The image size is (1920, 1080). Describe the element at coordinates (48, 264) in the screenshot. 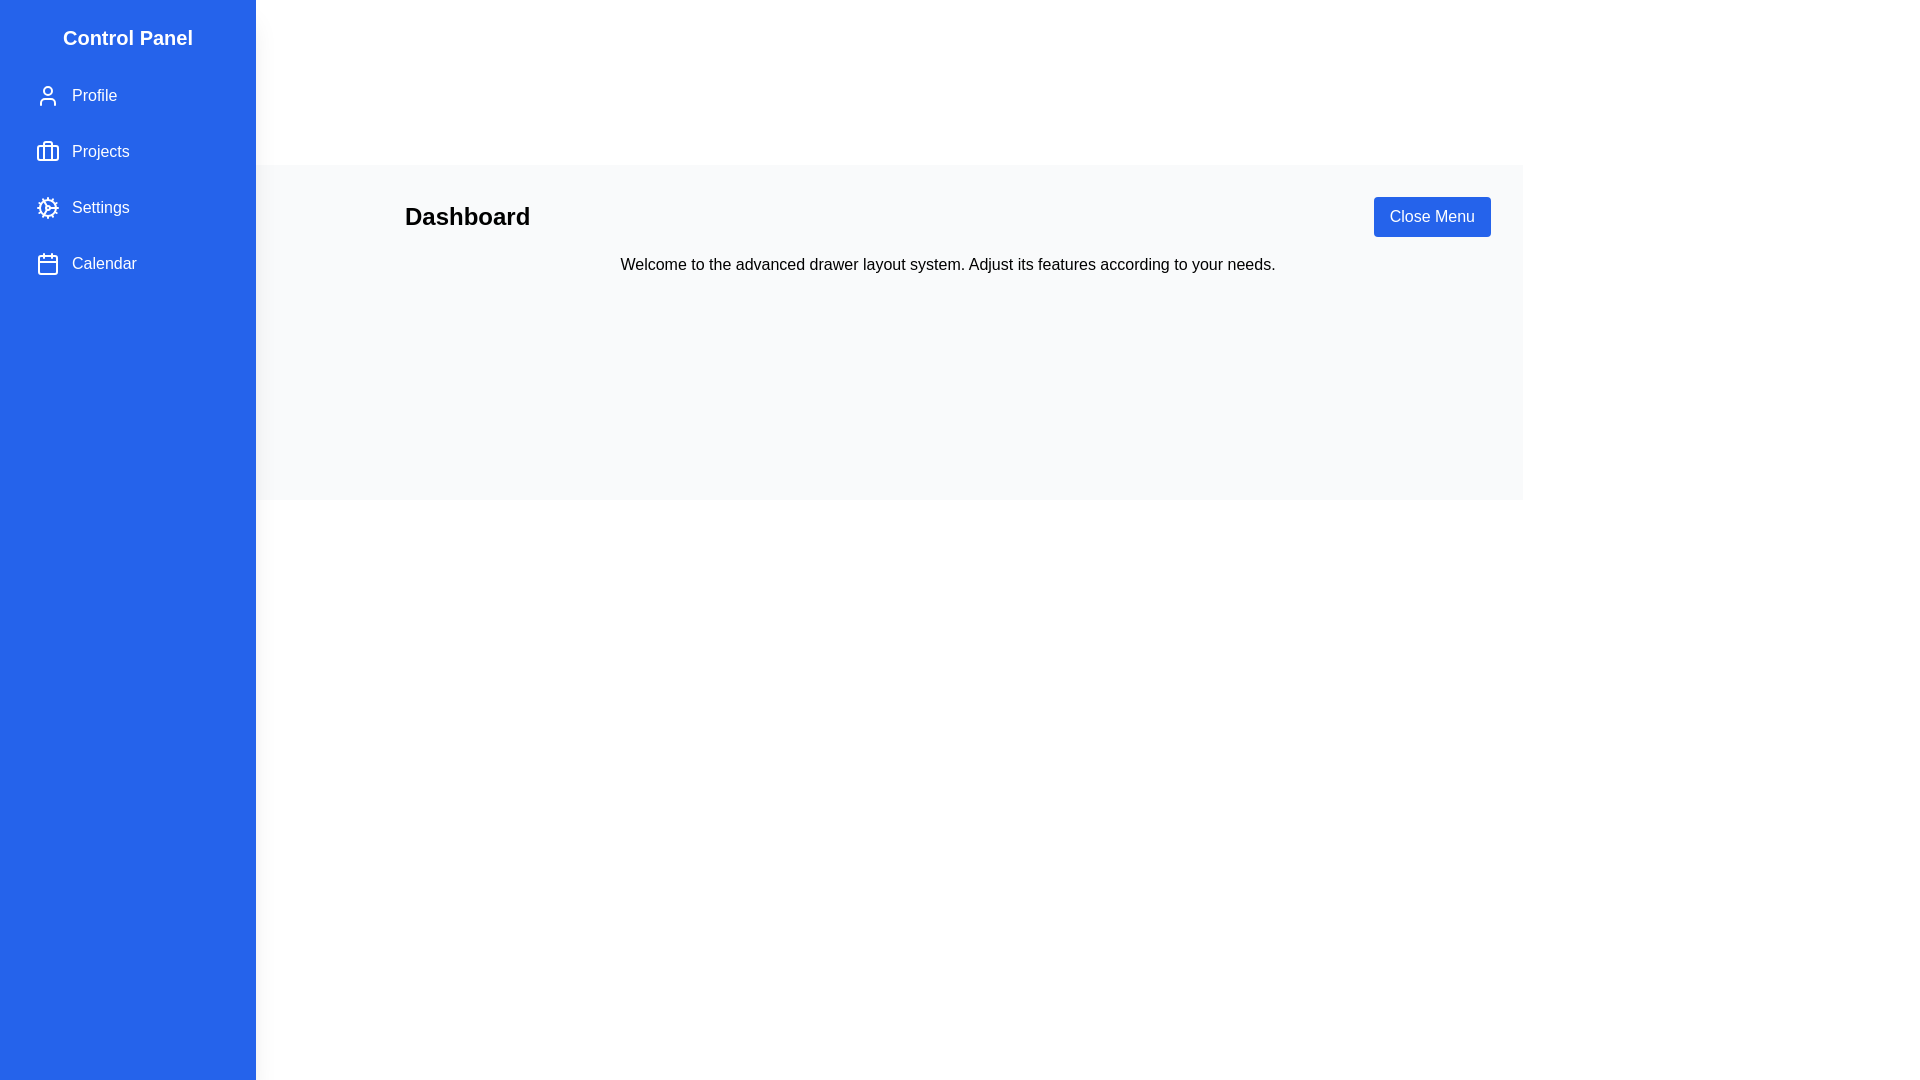

I see `the calendar date field represented by the rounded rectangle in the SVG icon, which is the fourth navigation icon on the blue sidebar` at that location.